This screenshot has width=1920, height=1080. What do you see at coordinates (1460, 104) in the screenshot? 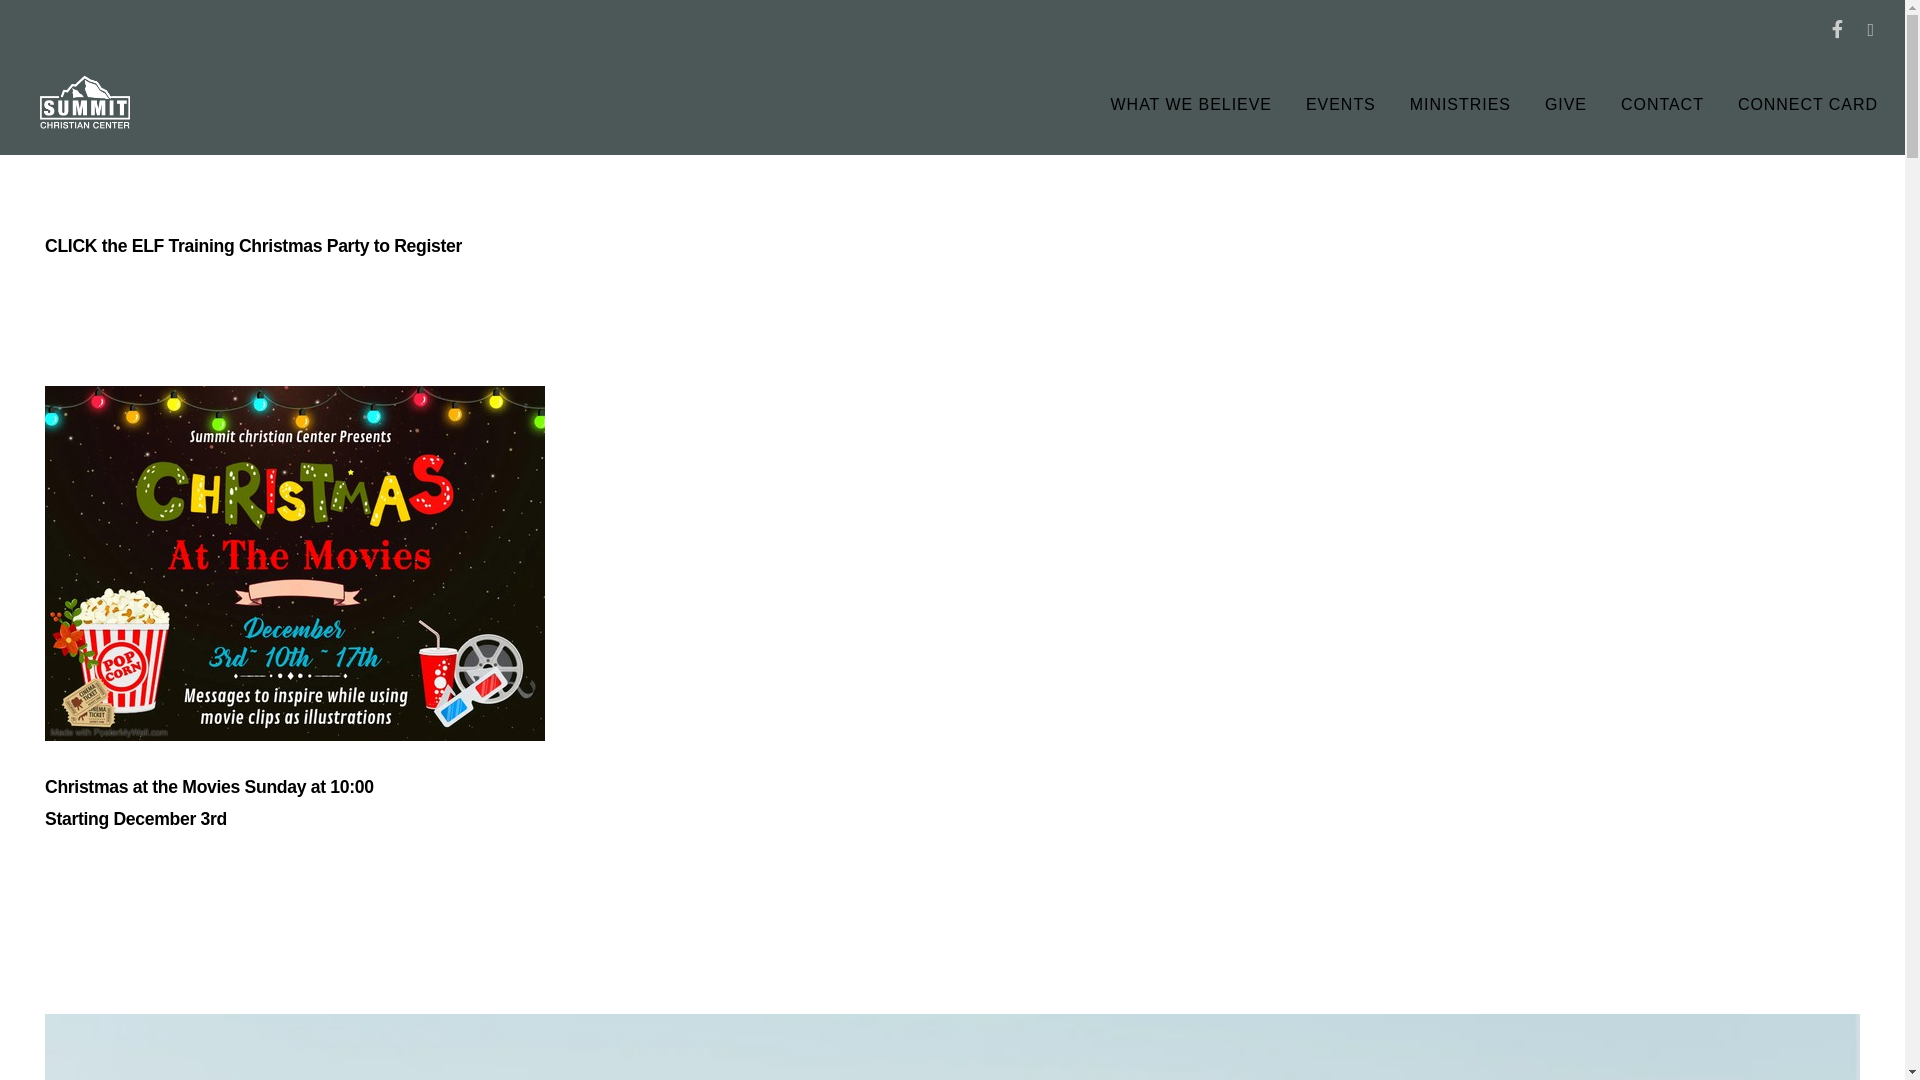
I see `'MINISTRIES'` at bounding box center [1460, 104].